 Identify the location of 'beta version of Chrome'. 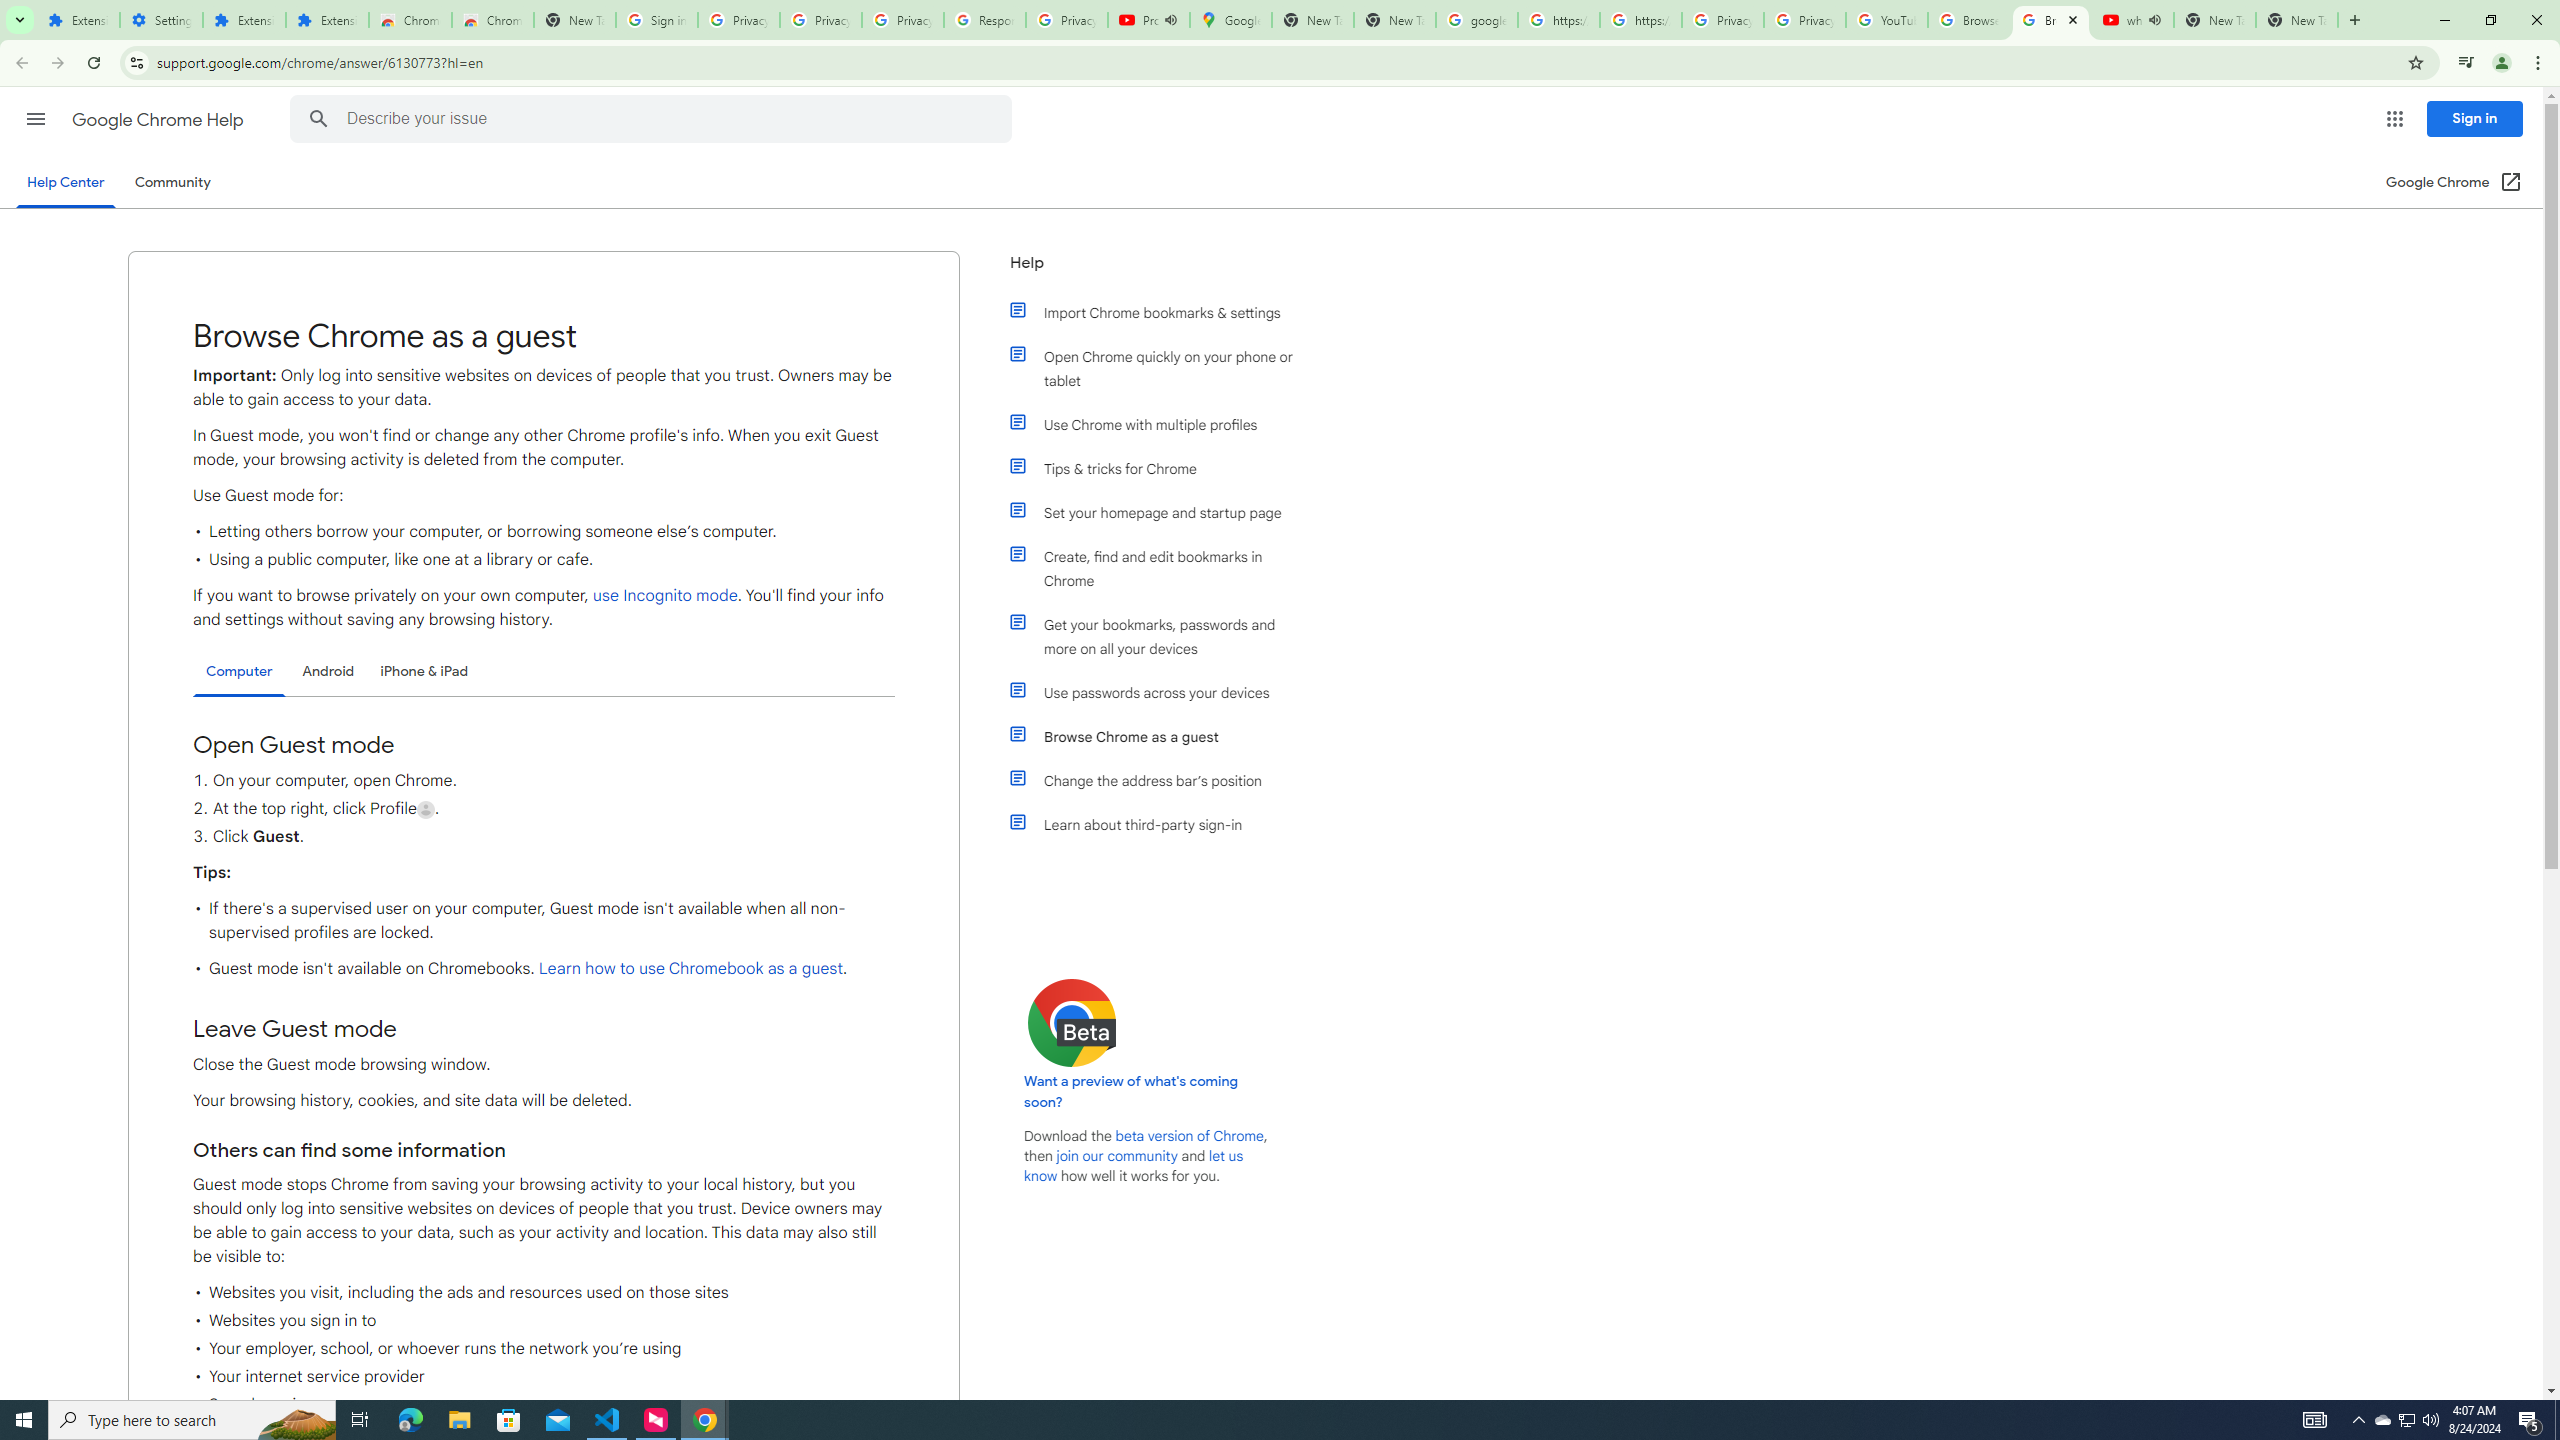
(1190, 1135).